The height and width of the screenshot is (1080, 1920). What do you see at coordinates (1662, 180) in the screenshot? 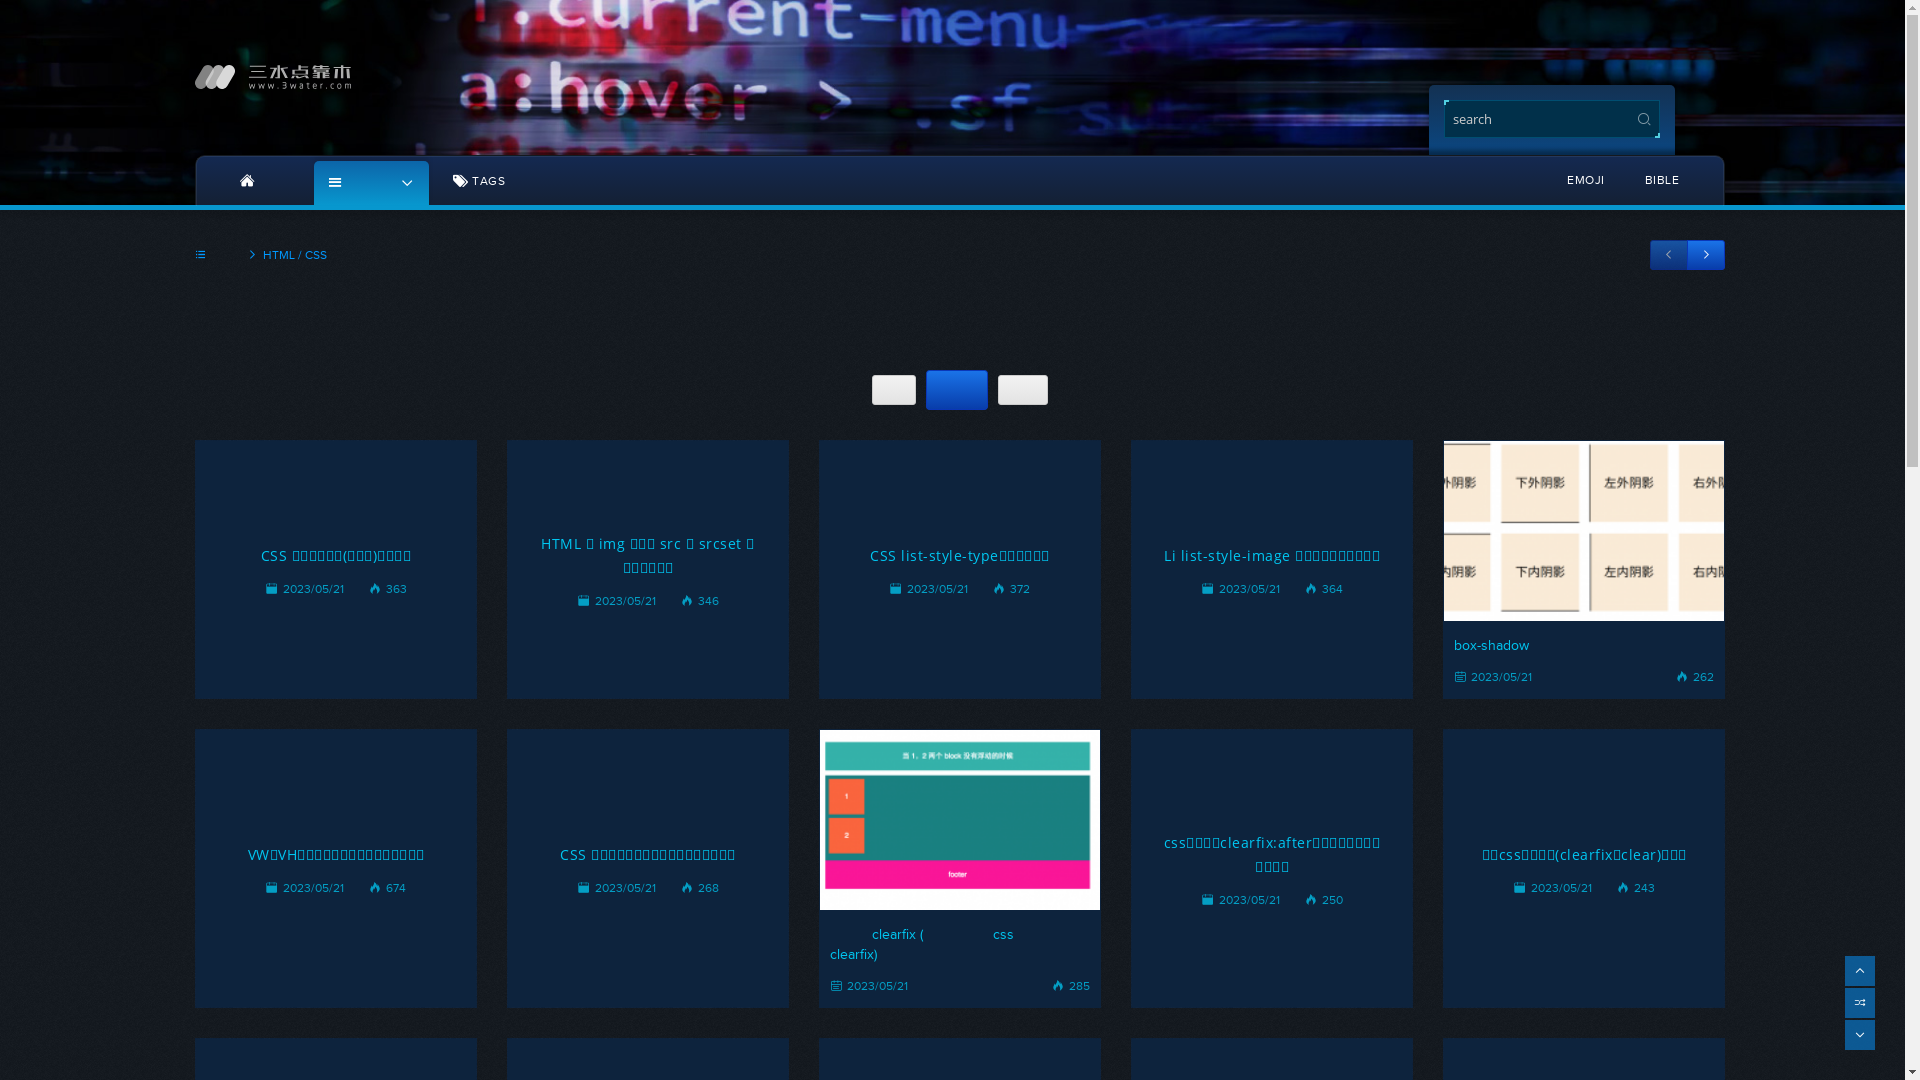
I see `'BIBLE'` at bounding box center [1662, 180].